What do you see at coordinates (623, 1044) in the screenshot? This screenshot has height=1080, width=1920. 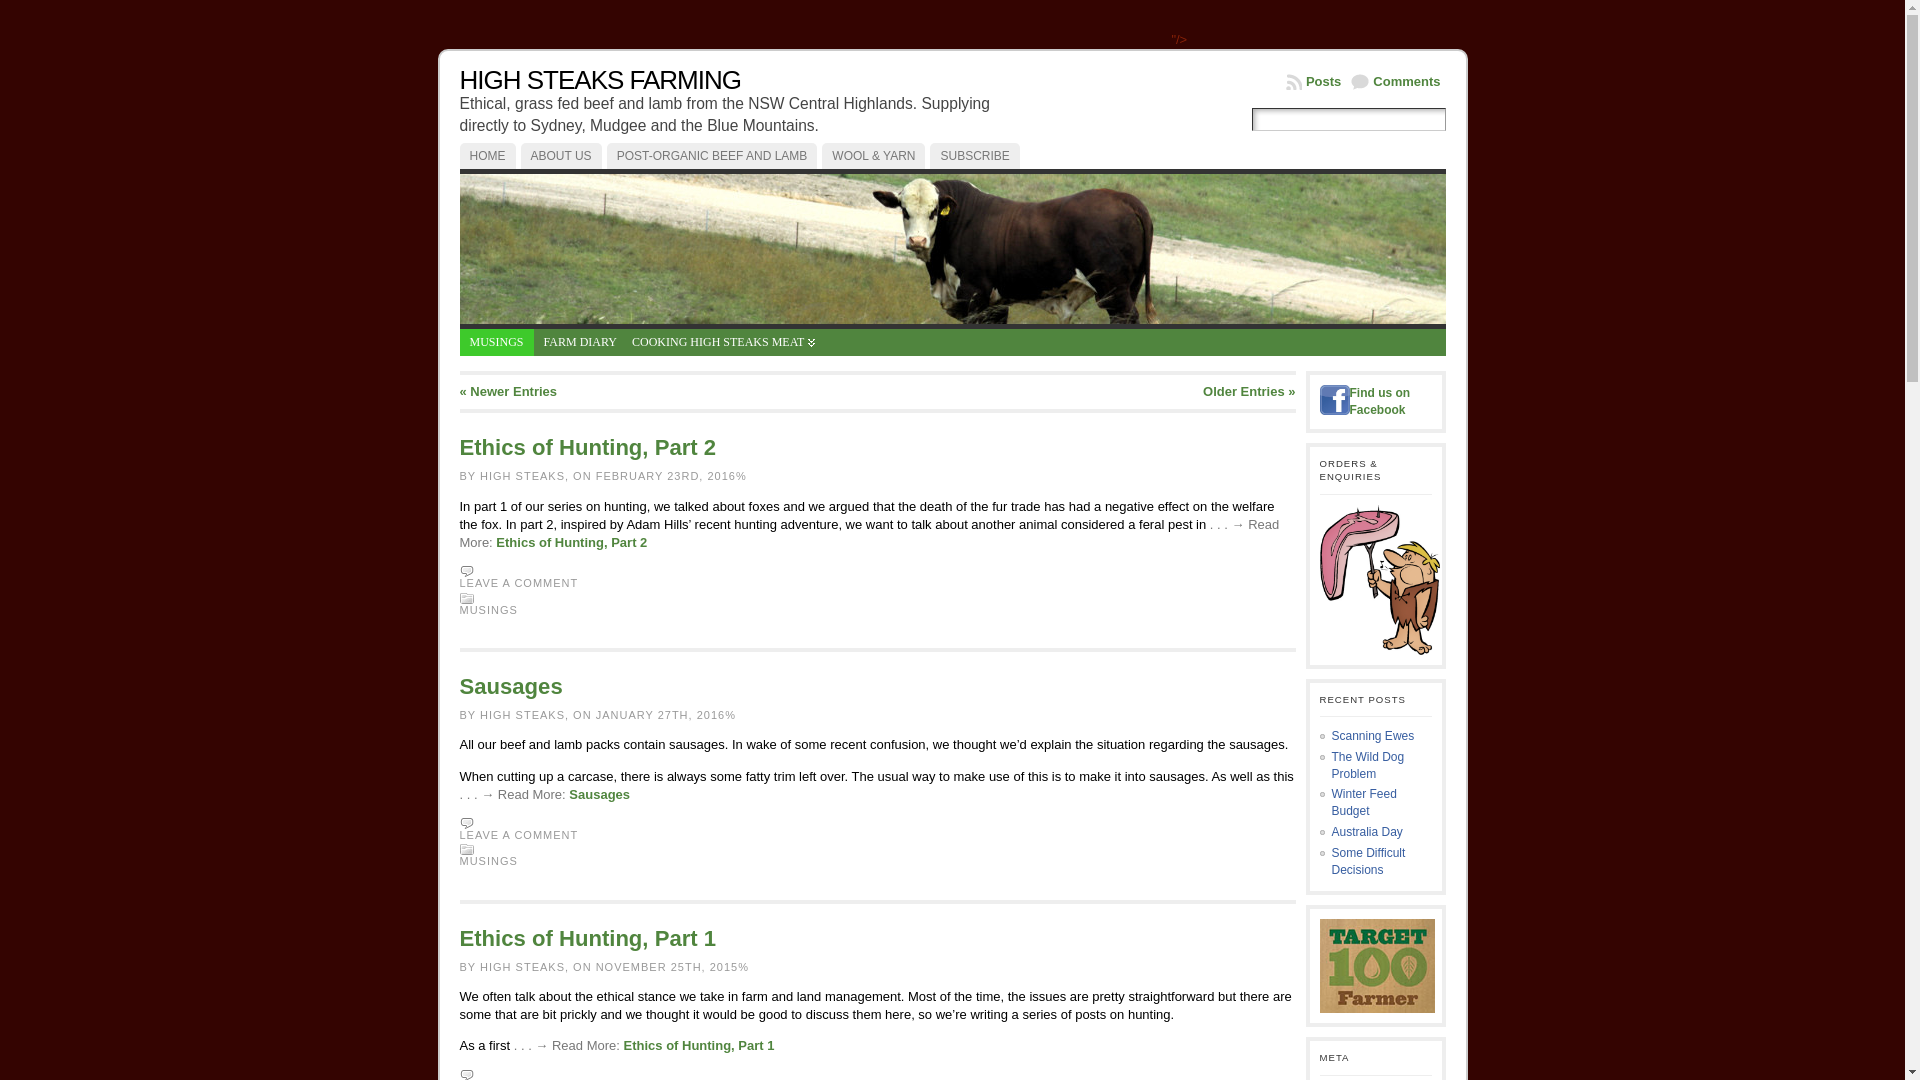 I see `'Ethics of Hunting, Part 1'` at bounding box center [623, 1044].